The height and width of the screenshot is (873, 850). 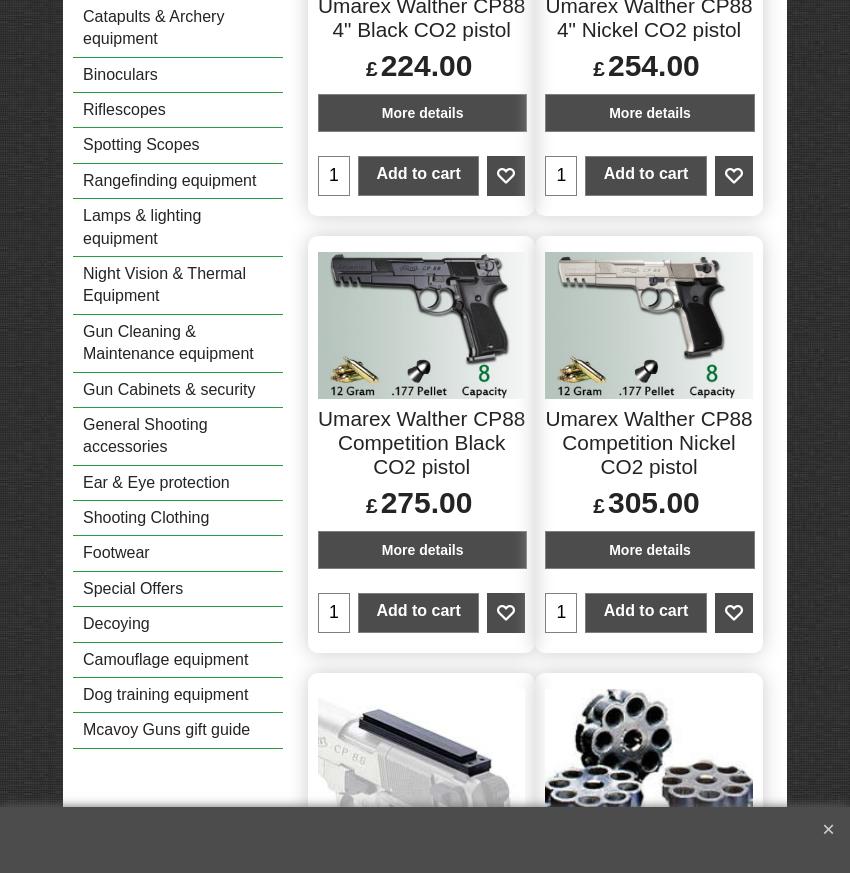 I want to click on '224.00', so click(x=425, y=63).